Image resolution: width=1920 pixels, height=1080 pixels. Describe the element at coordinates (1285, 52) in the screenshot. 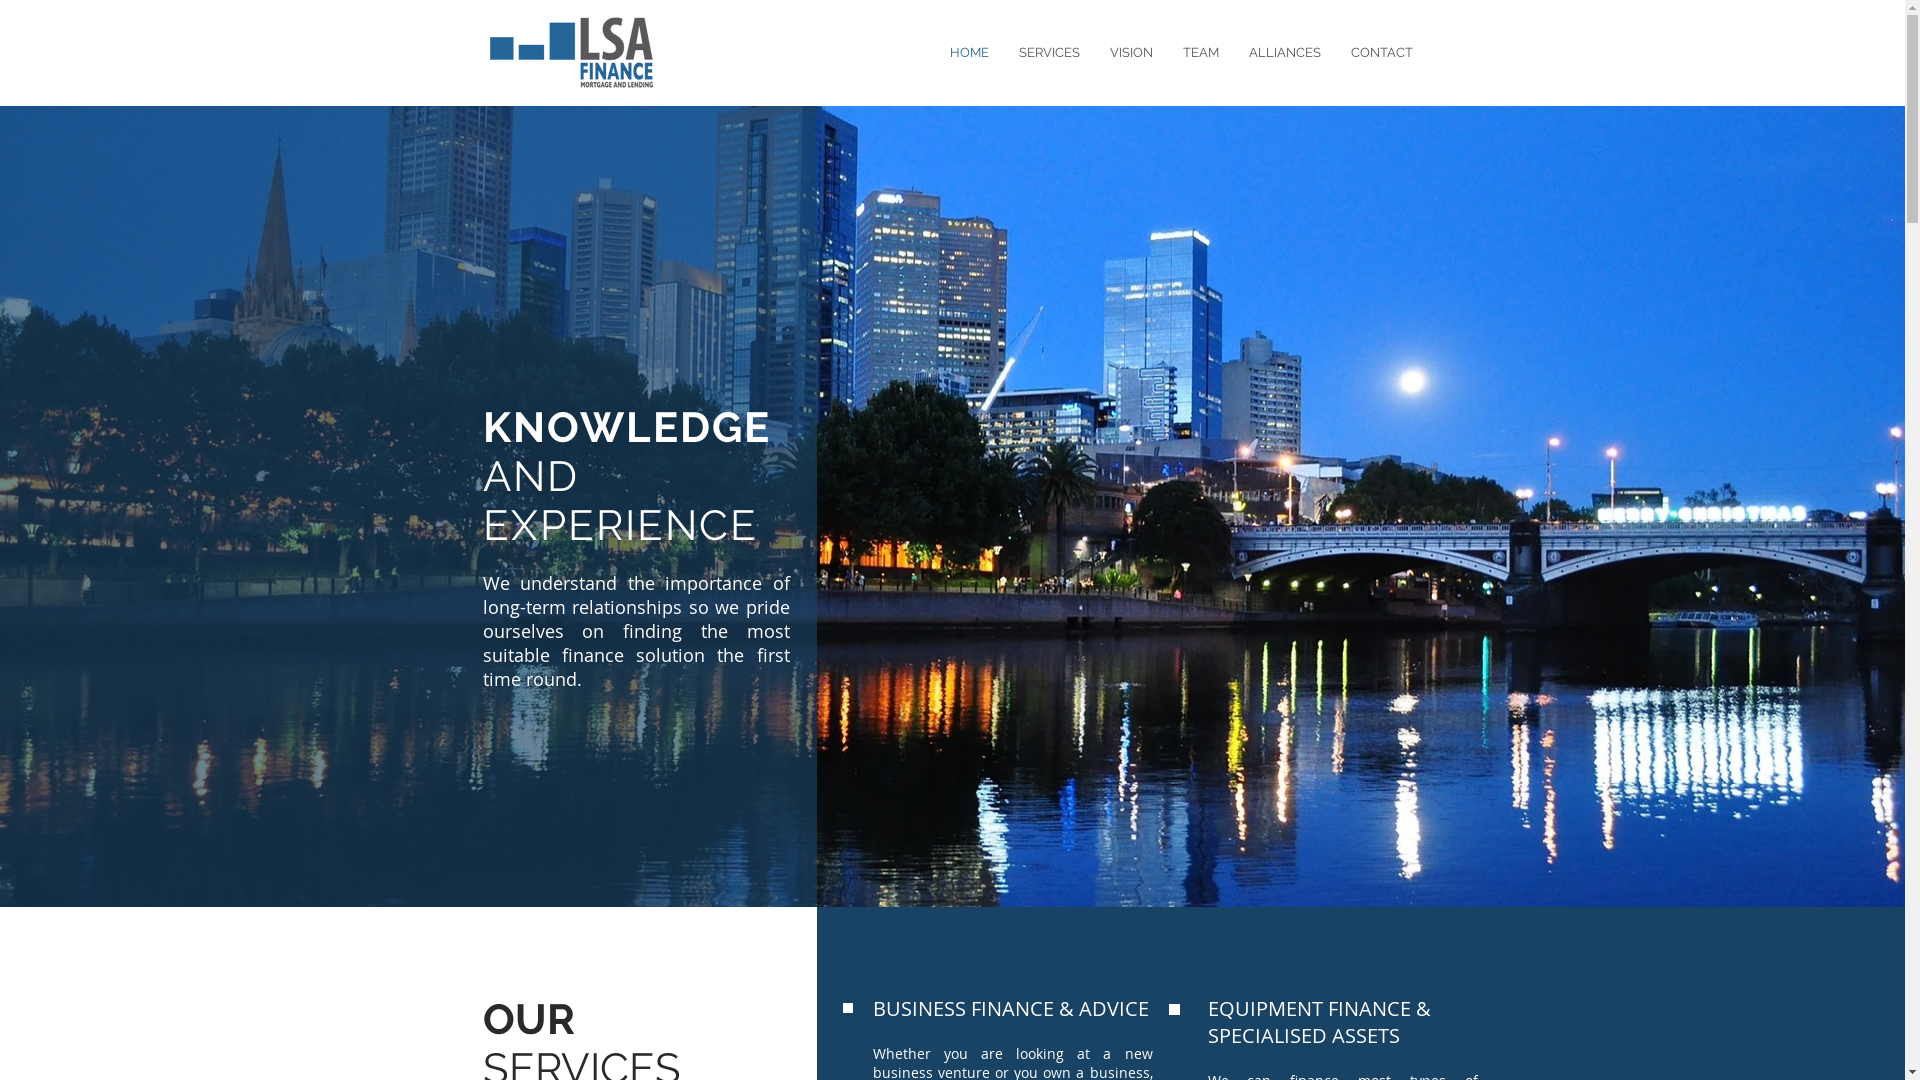

I see `'ALLIANCES'` at that location.